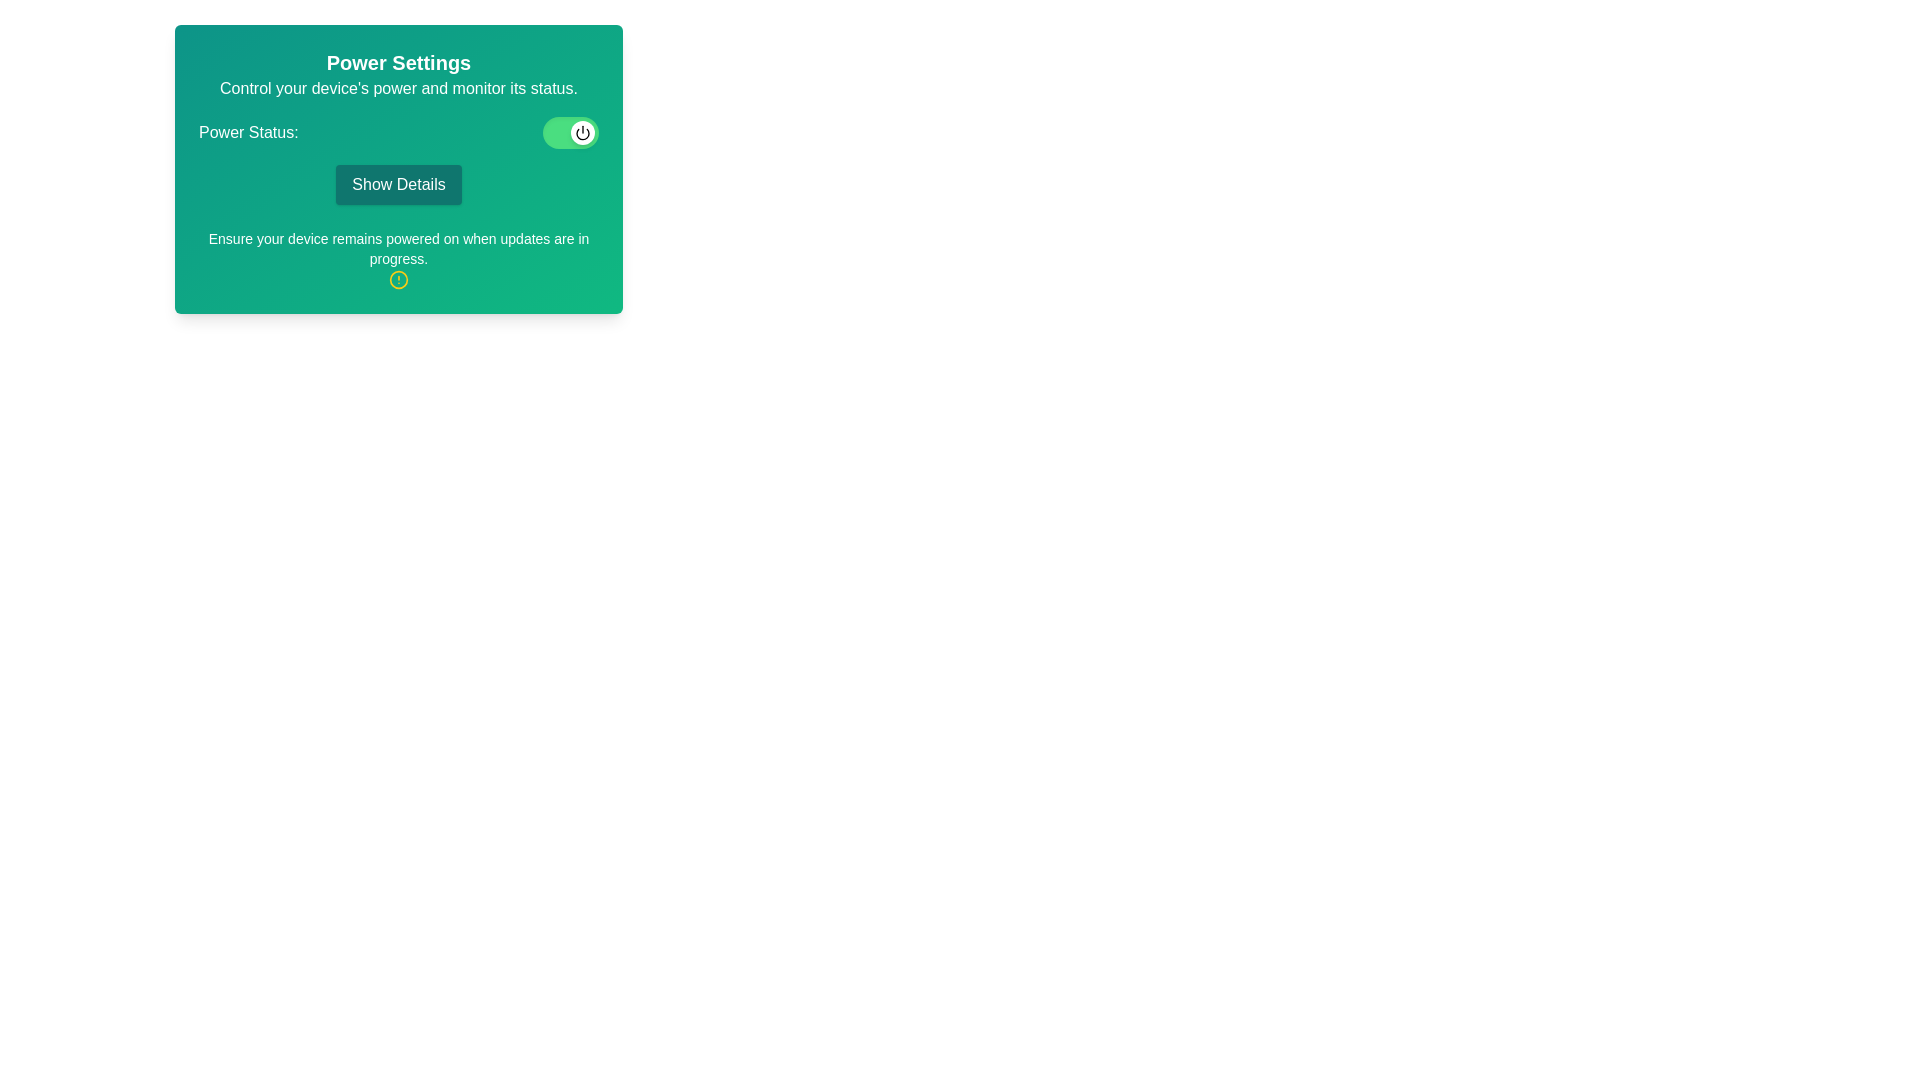  What do you see at coordinates (398, 248) in the screenshot?
I see `the static text element displaying 'Ensure your device remains powered on when updates are in progress.' which is located at the bottom of the 'Power Settings' card layout` at bounding box center [398, 248].